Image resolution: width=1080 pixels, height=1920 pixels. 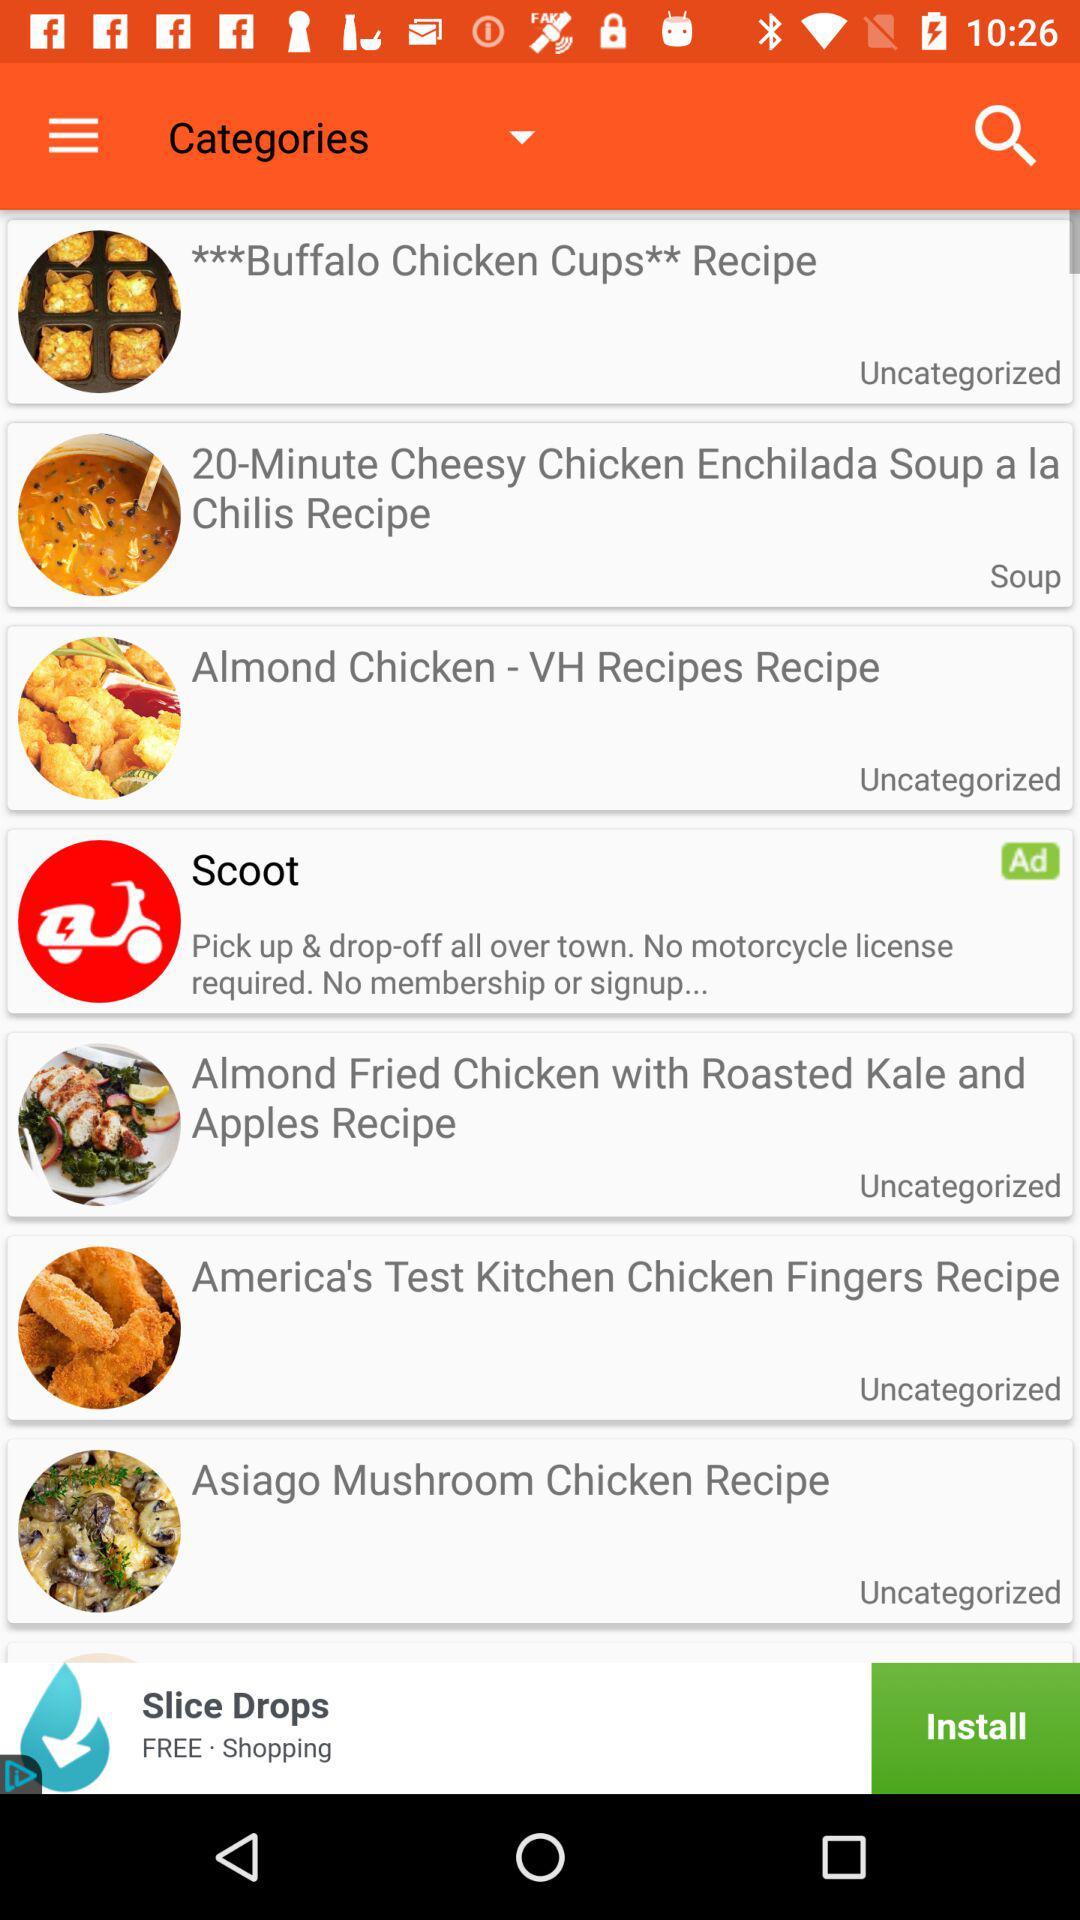 What do you see at coordinates (540, 1727) in the screenshot?
I see `advertisement page` at bounding box center [540, 1727].